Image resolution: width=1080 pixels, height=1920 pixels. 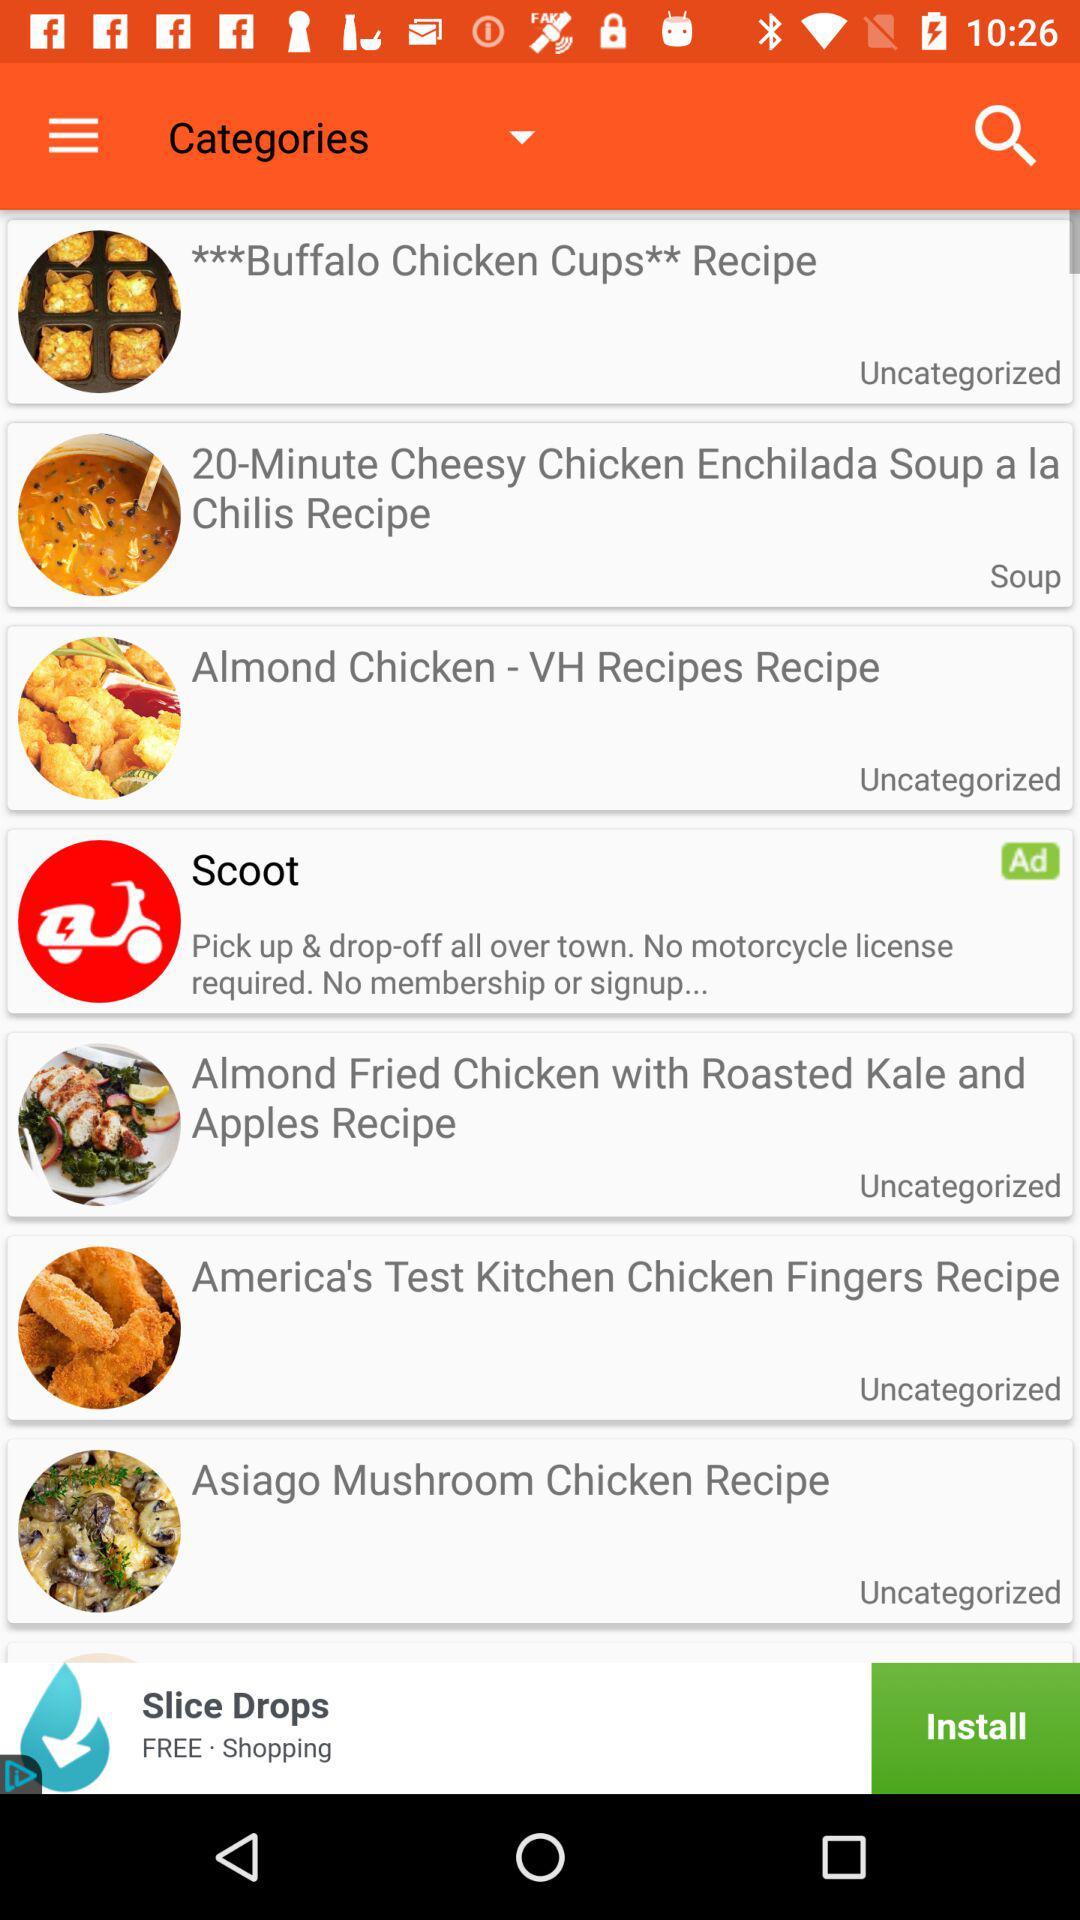 What do you see at coordinates (540, 1727) in the screenshot?
I see `advertisement page` at bounding box center [540, 1727].